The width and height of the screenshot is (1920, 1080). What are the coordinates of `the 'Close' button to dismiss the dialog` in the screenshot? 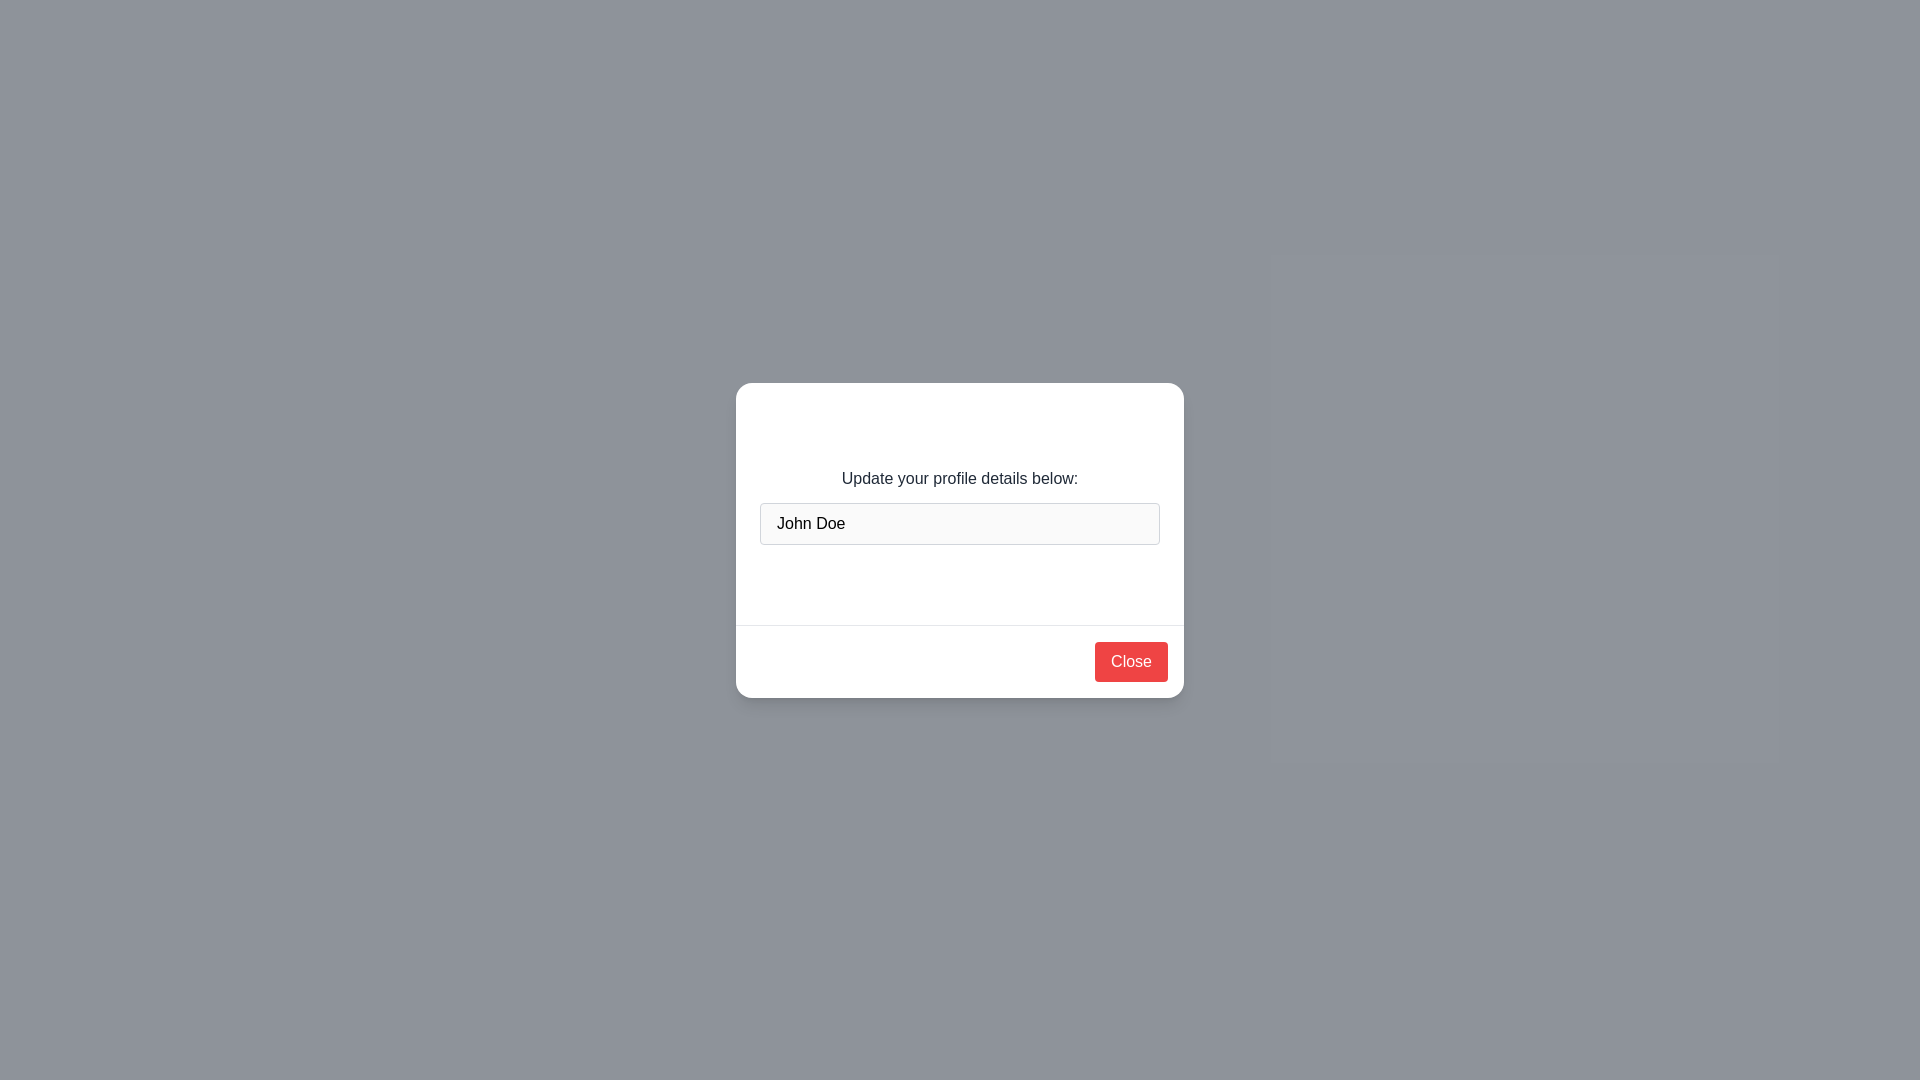 It's located at (1131, 661).